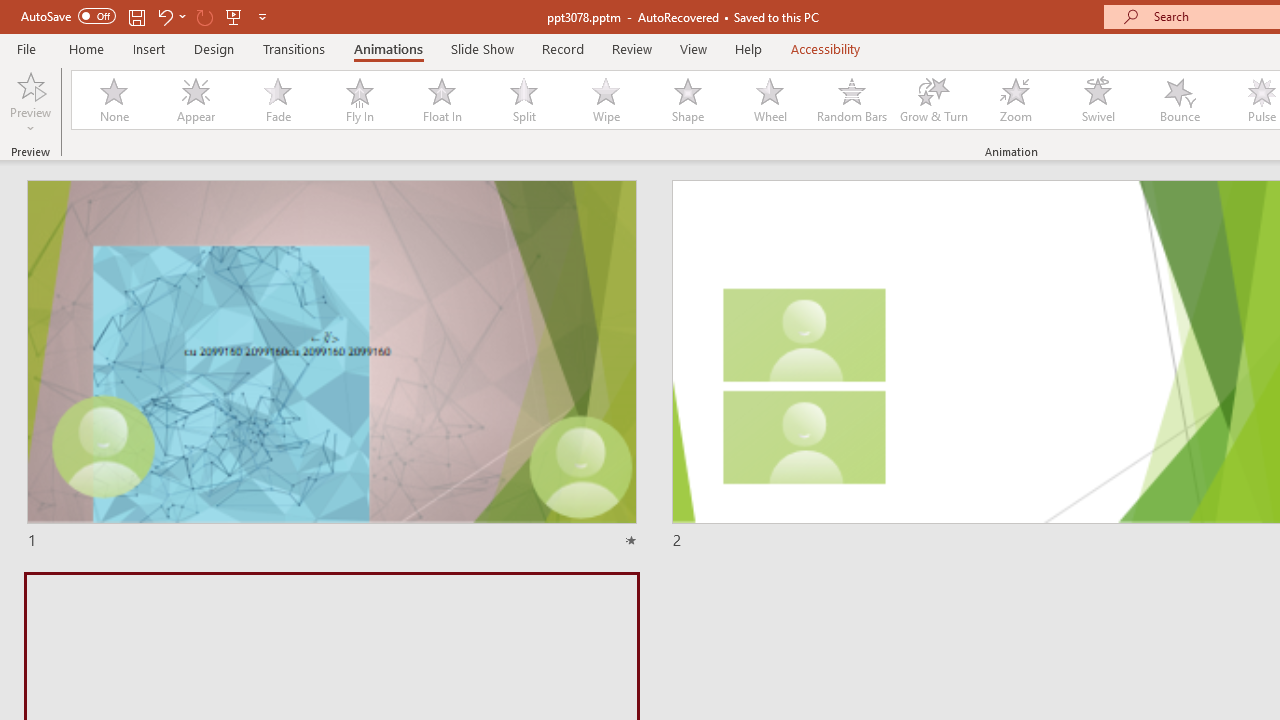 The width and height of the screenshot is (1280, 720). I want to click on 'None', so click(112, 100).